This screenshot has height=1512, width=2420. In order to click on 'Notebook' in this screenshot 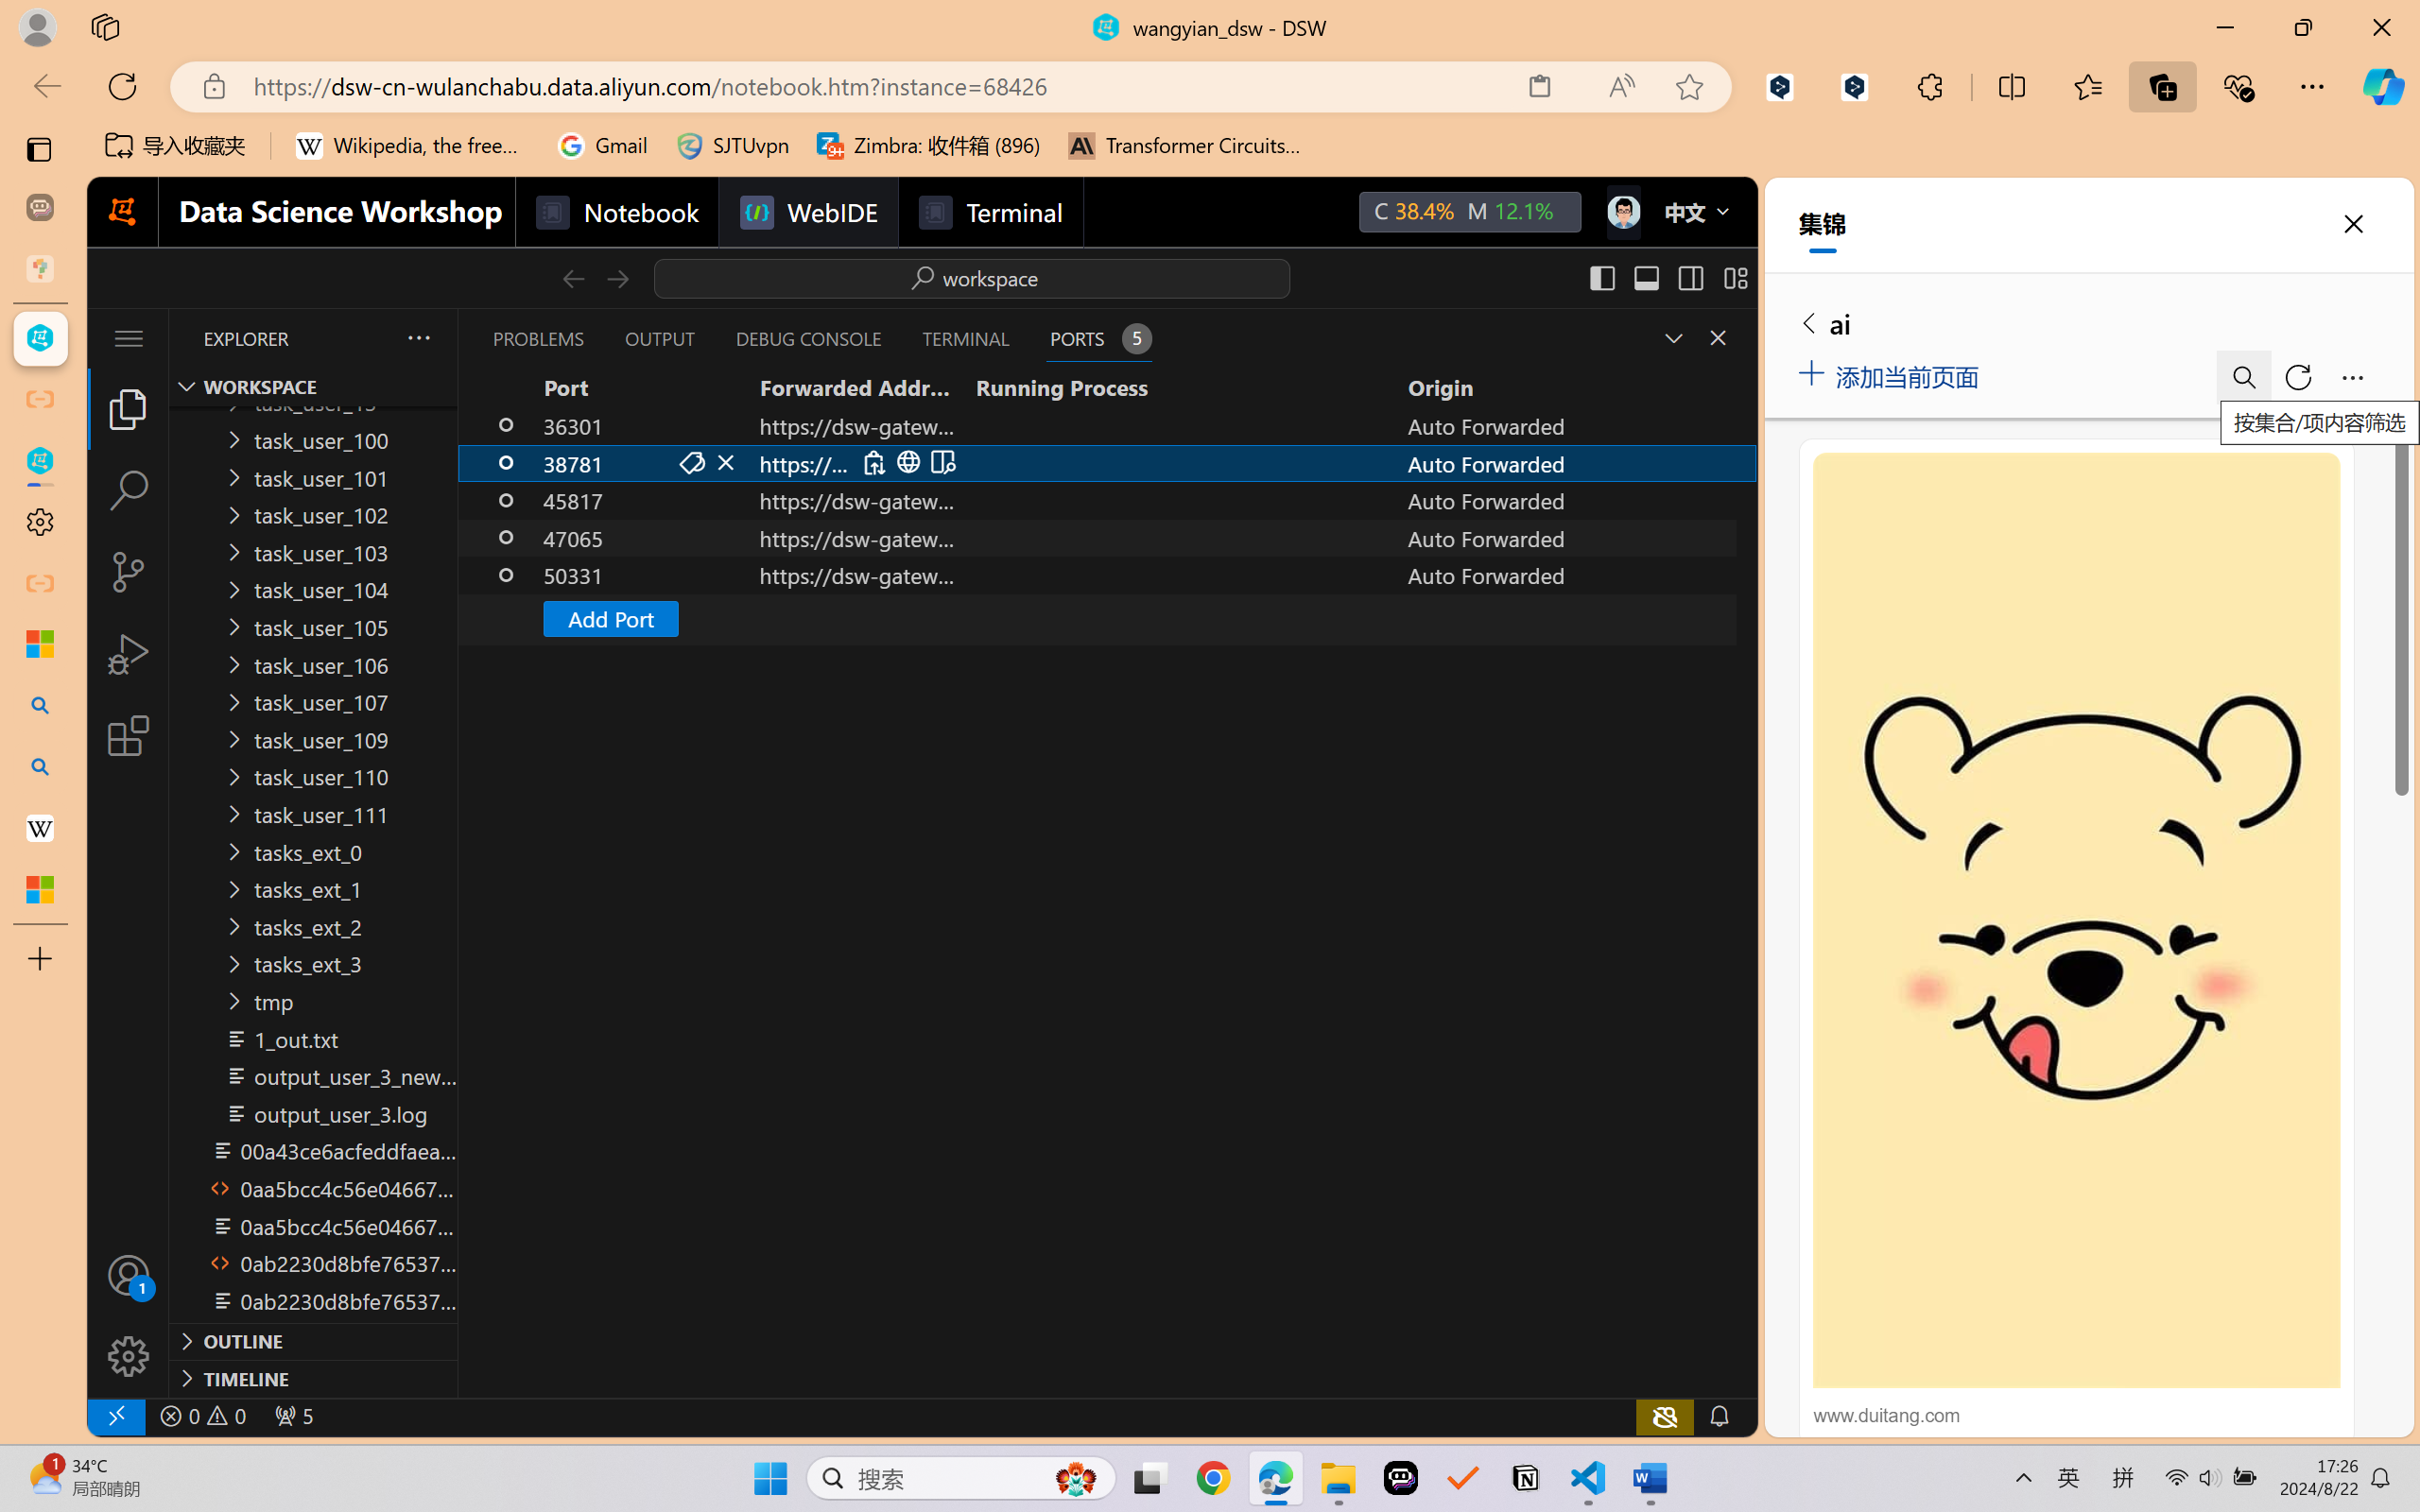, I will do `click(614, 211)`.